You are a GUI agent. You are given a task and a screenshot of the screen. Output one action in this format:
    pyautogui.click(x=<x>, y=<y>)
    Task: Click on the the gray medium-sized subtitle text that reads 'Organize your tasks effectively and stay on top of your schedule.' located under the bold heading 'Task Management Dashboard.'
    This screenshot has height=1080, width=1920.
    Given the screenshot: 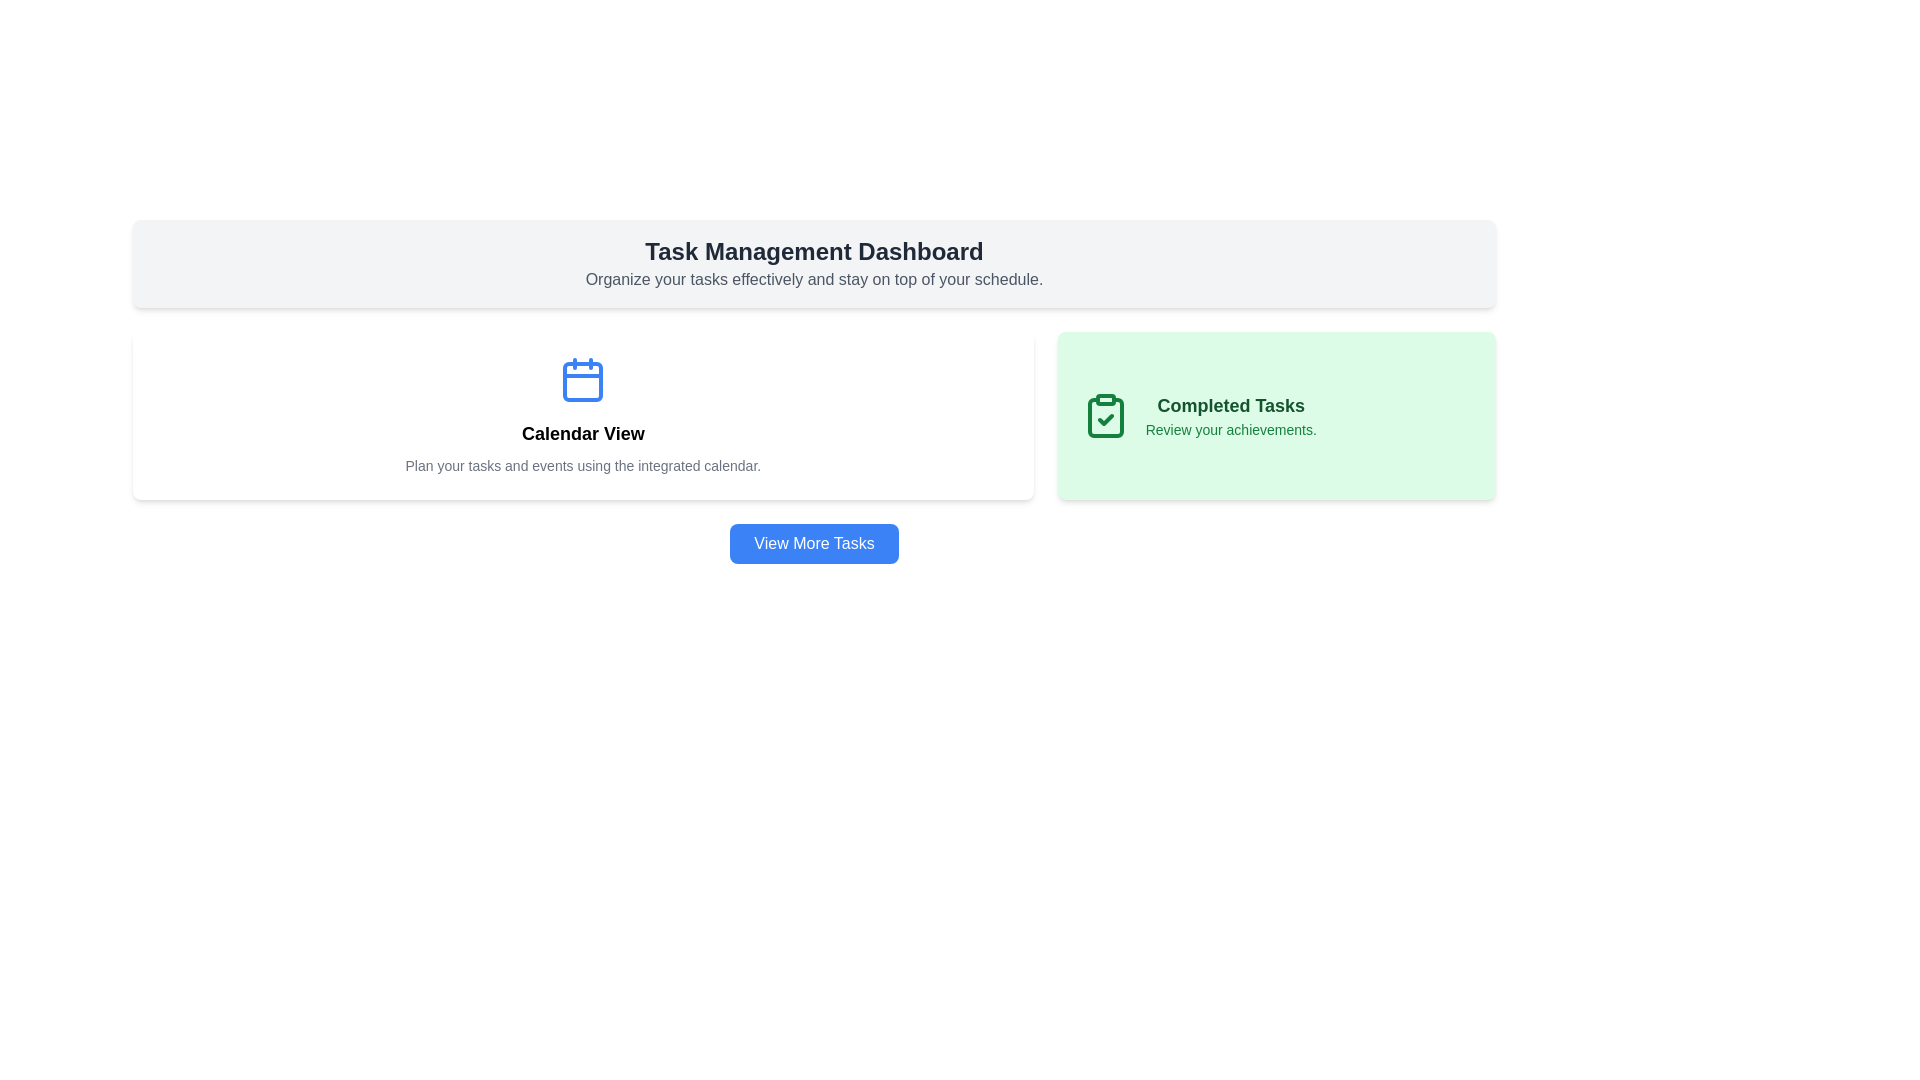 What is the action you would take?
    pyautogui.click(x=814, y=280)
    